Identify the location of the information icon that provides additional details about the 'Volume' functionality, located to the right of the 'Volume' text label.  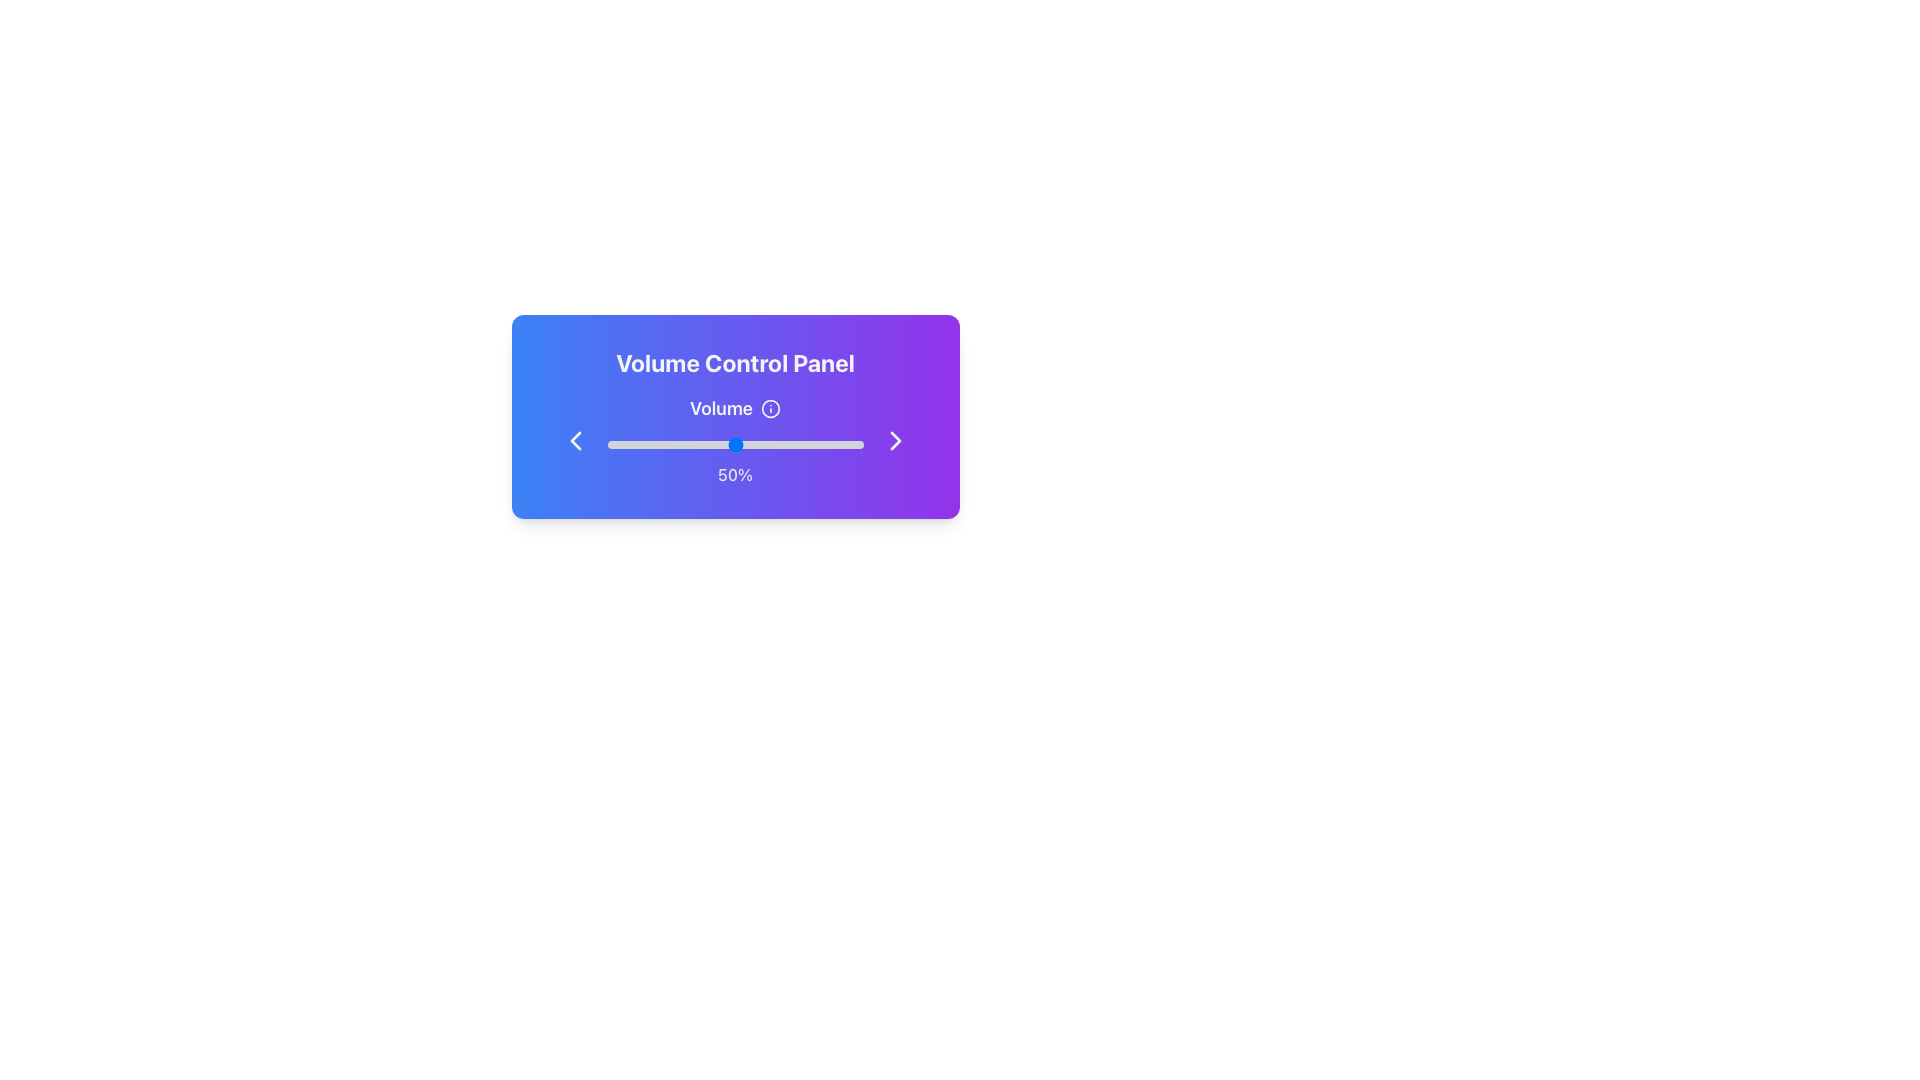
(769, 407).